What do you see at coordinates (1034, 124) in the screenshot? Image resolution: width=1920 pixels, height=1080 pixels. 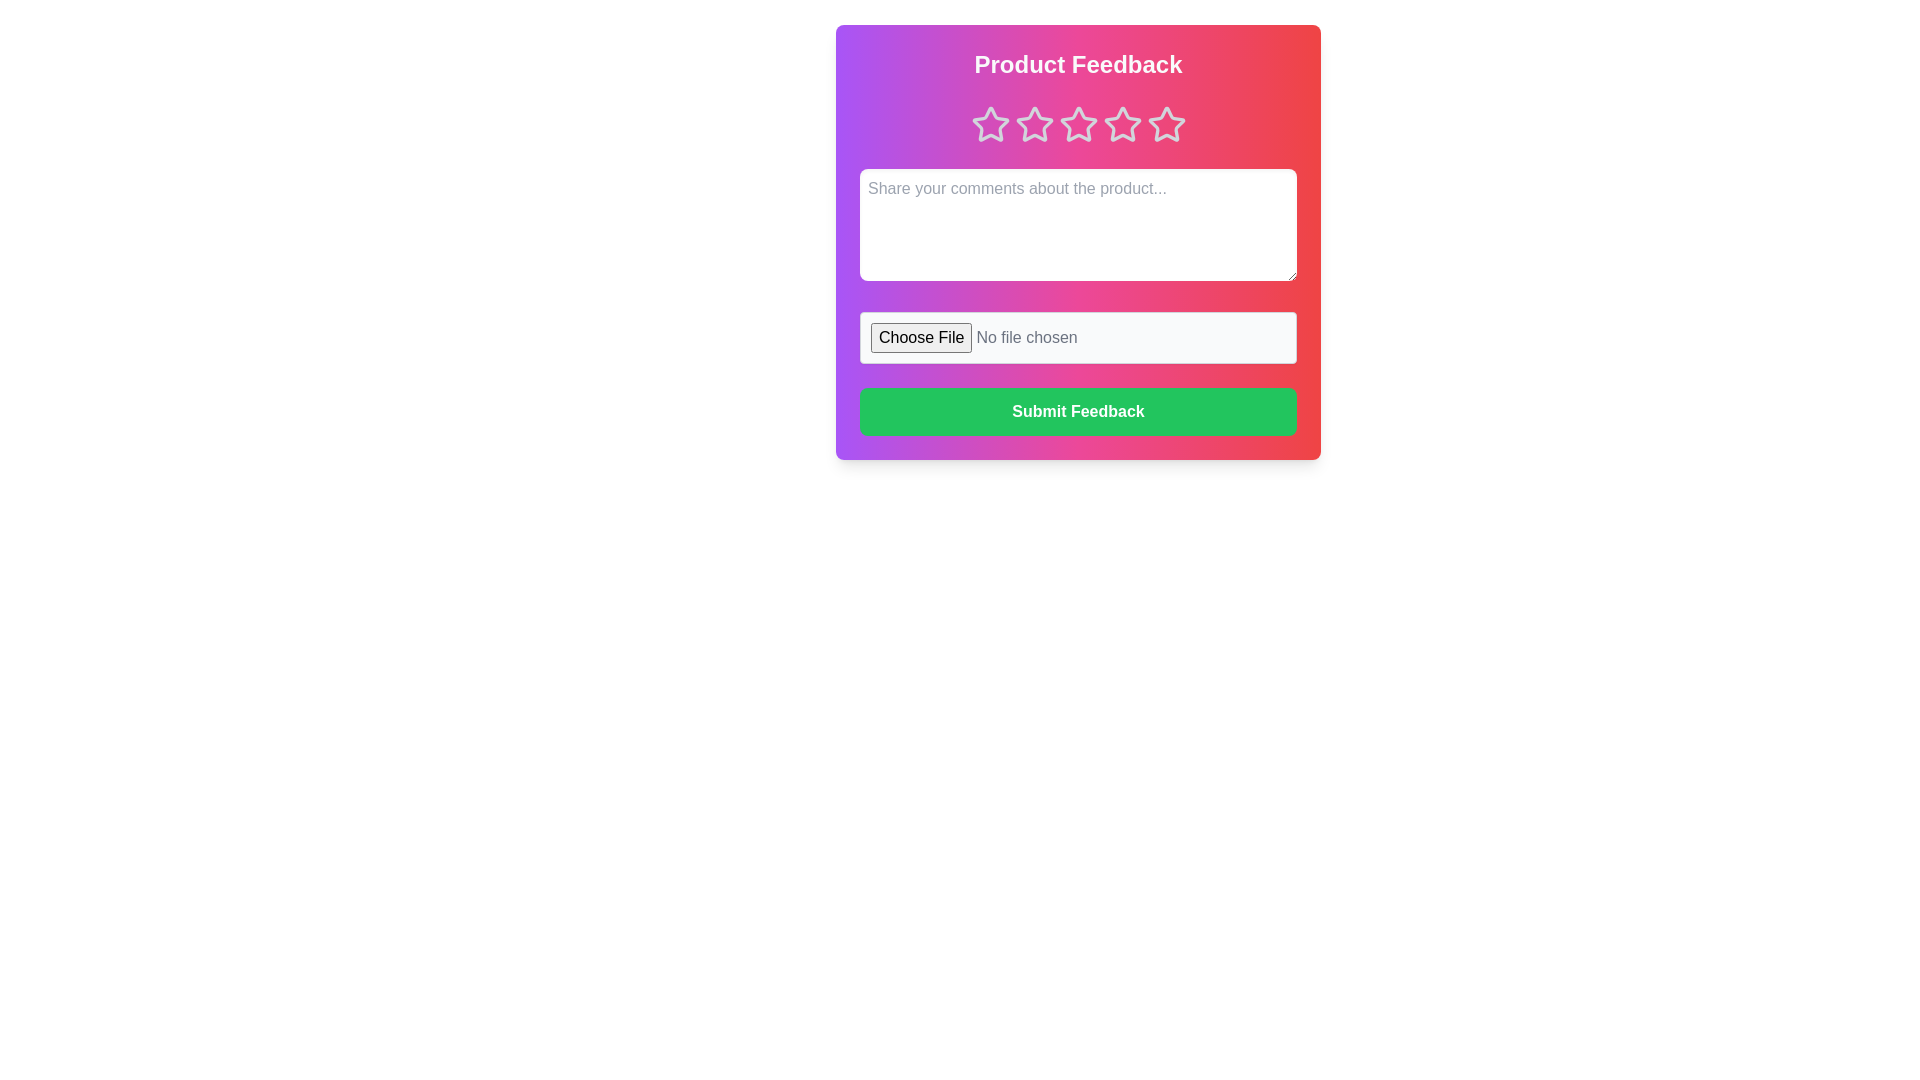 I see `the second star icon in the rating interface` at bounding box center [1034, 124].